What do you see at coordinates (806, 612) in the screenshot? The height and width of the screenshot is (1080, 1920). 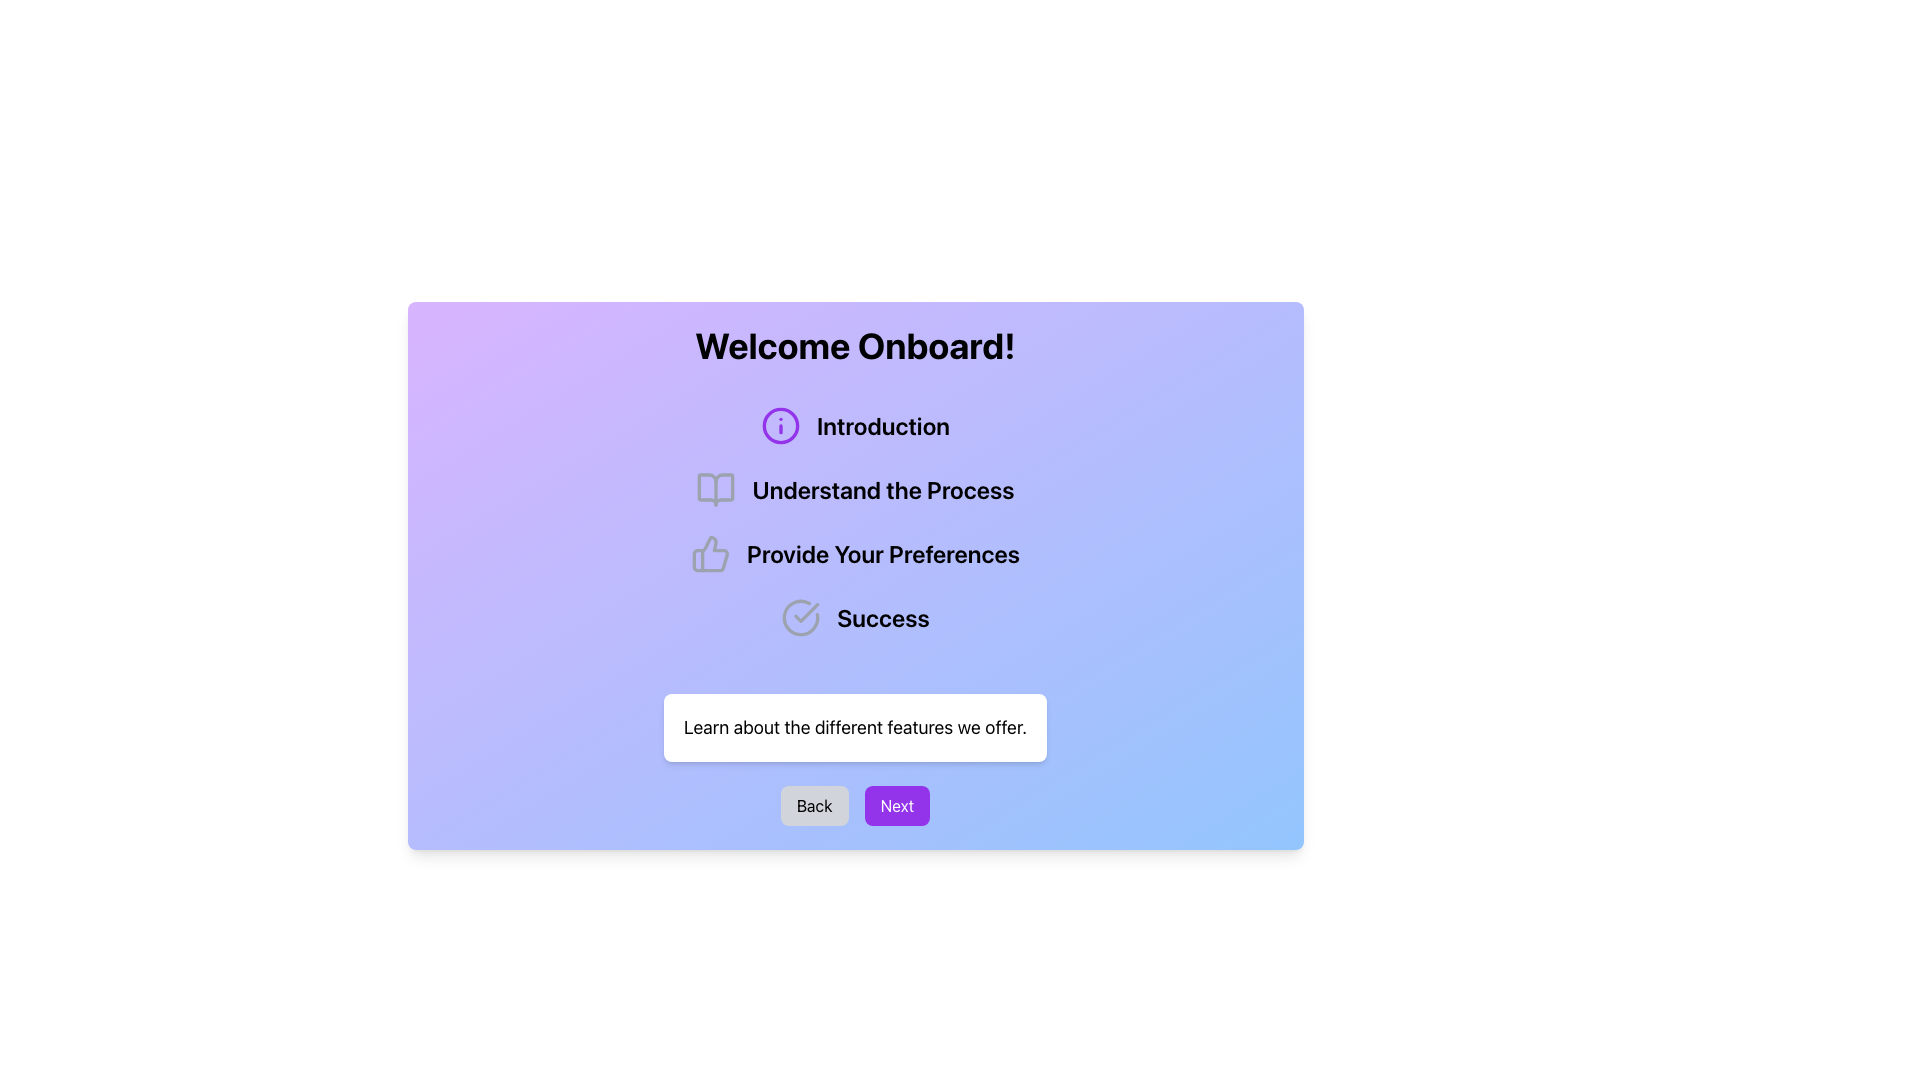 I see `the 'check' icon located in the bottom-right quadrant of the SVG circle representing the 'Success' step in the vertical sequence` at bounding box center [806, 612].